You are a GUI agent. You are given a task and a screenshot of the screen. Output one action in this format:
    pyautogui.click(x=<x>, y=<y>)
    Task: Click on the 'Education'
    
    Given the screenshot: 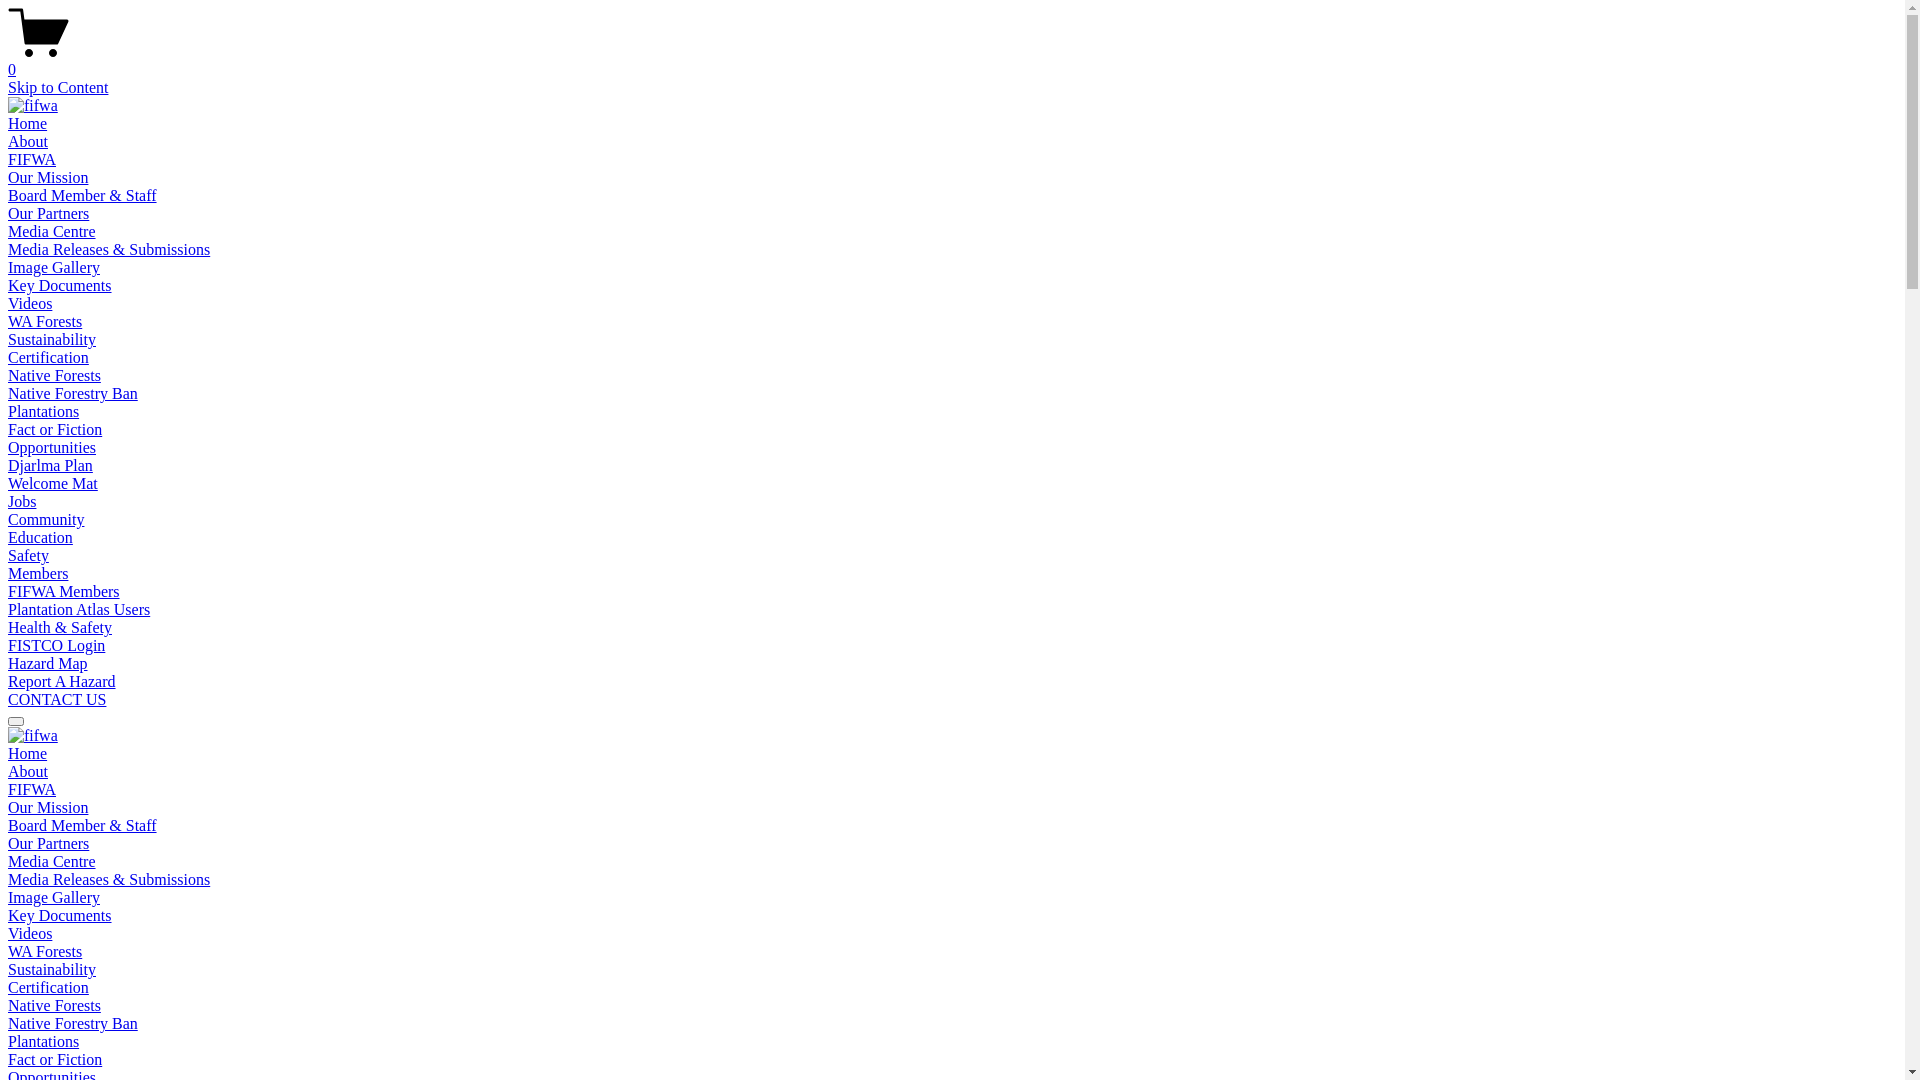 What is the action you would take?
    pyautogui.click(x=40, y=536)
    